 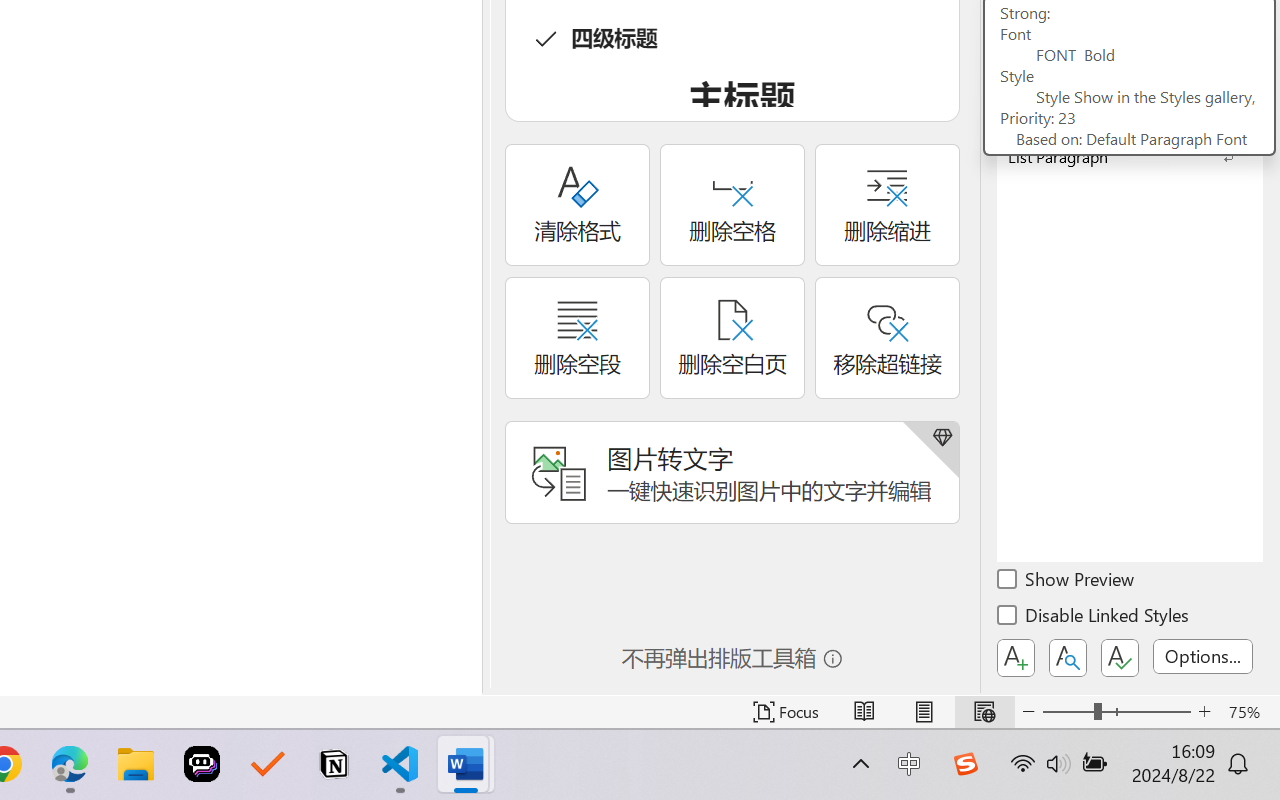 I want to click on 'Print Layout', so click(x=923, y=711).